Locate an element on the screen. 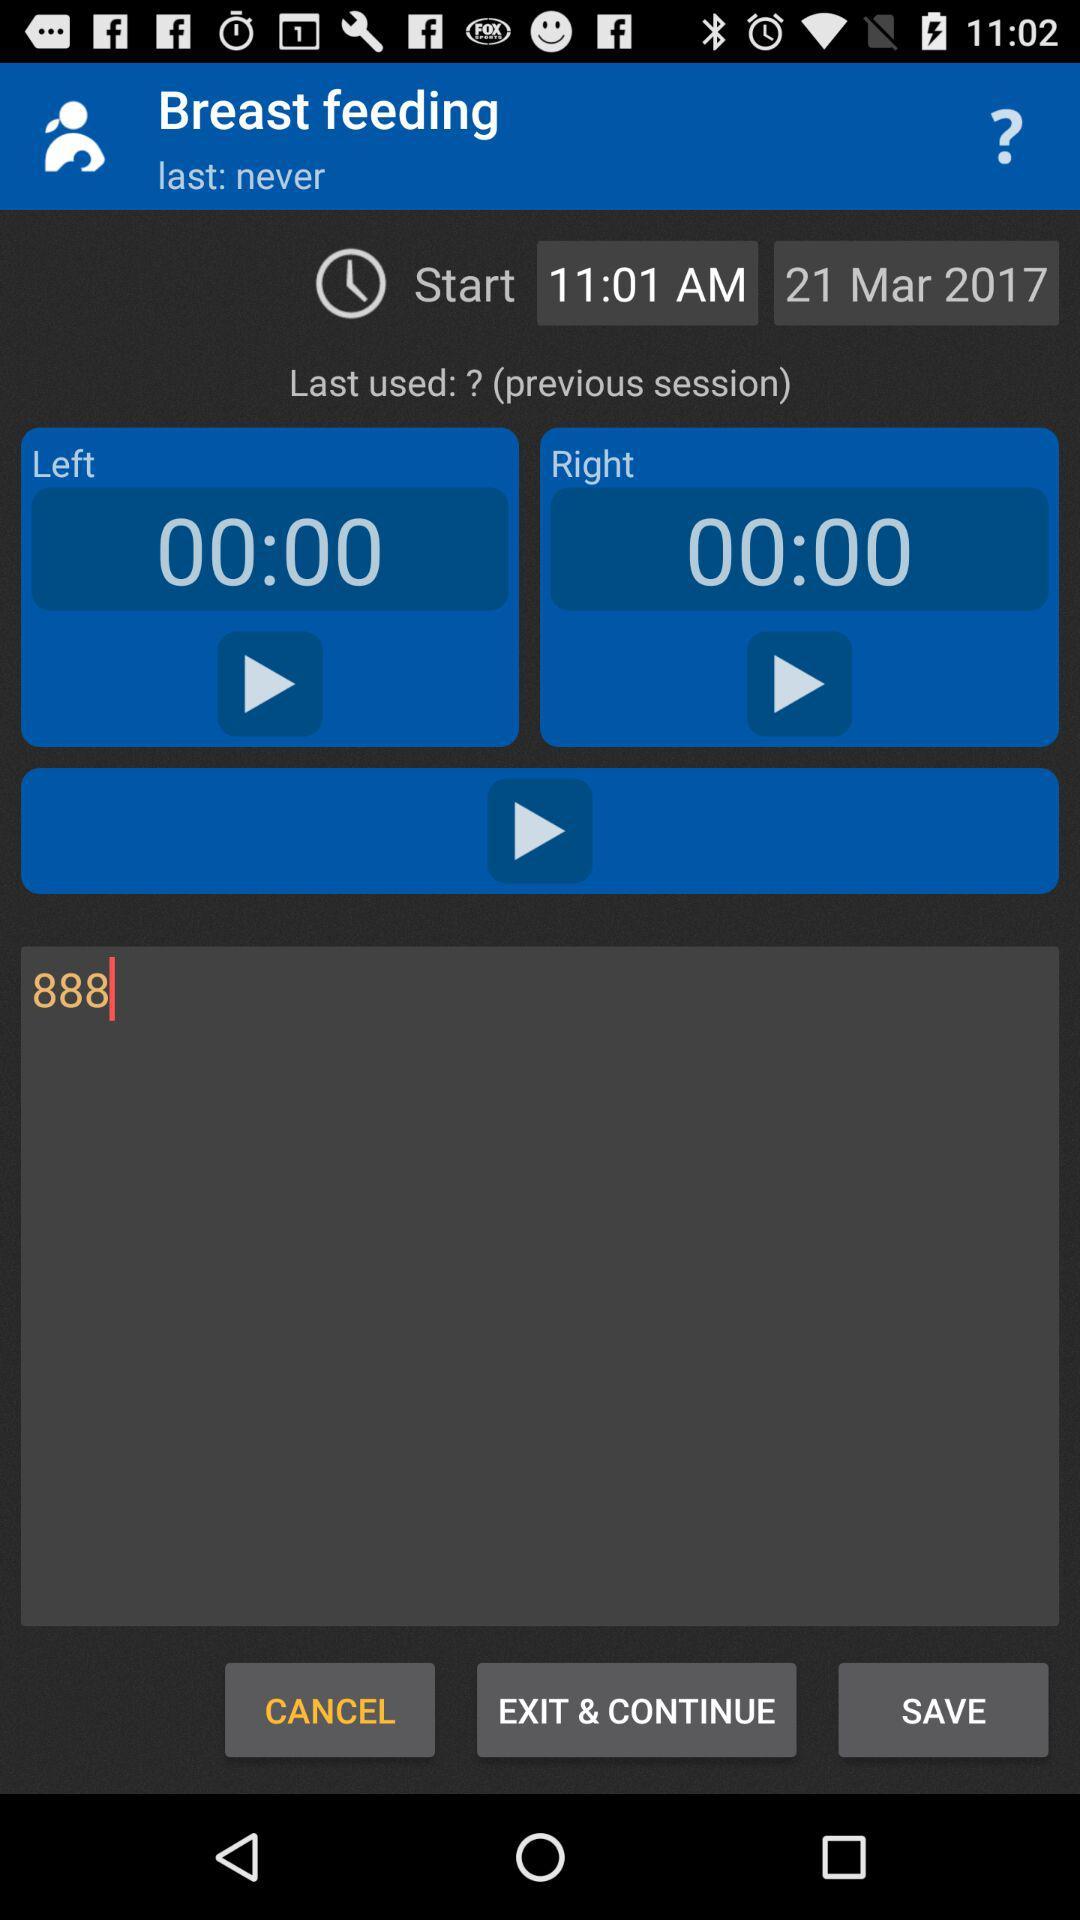  the play icon is located at coordinates (540, 888).